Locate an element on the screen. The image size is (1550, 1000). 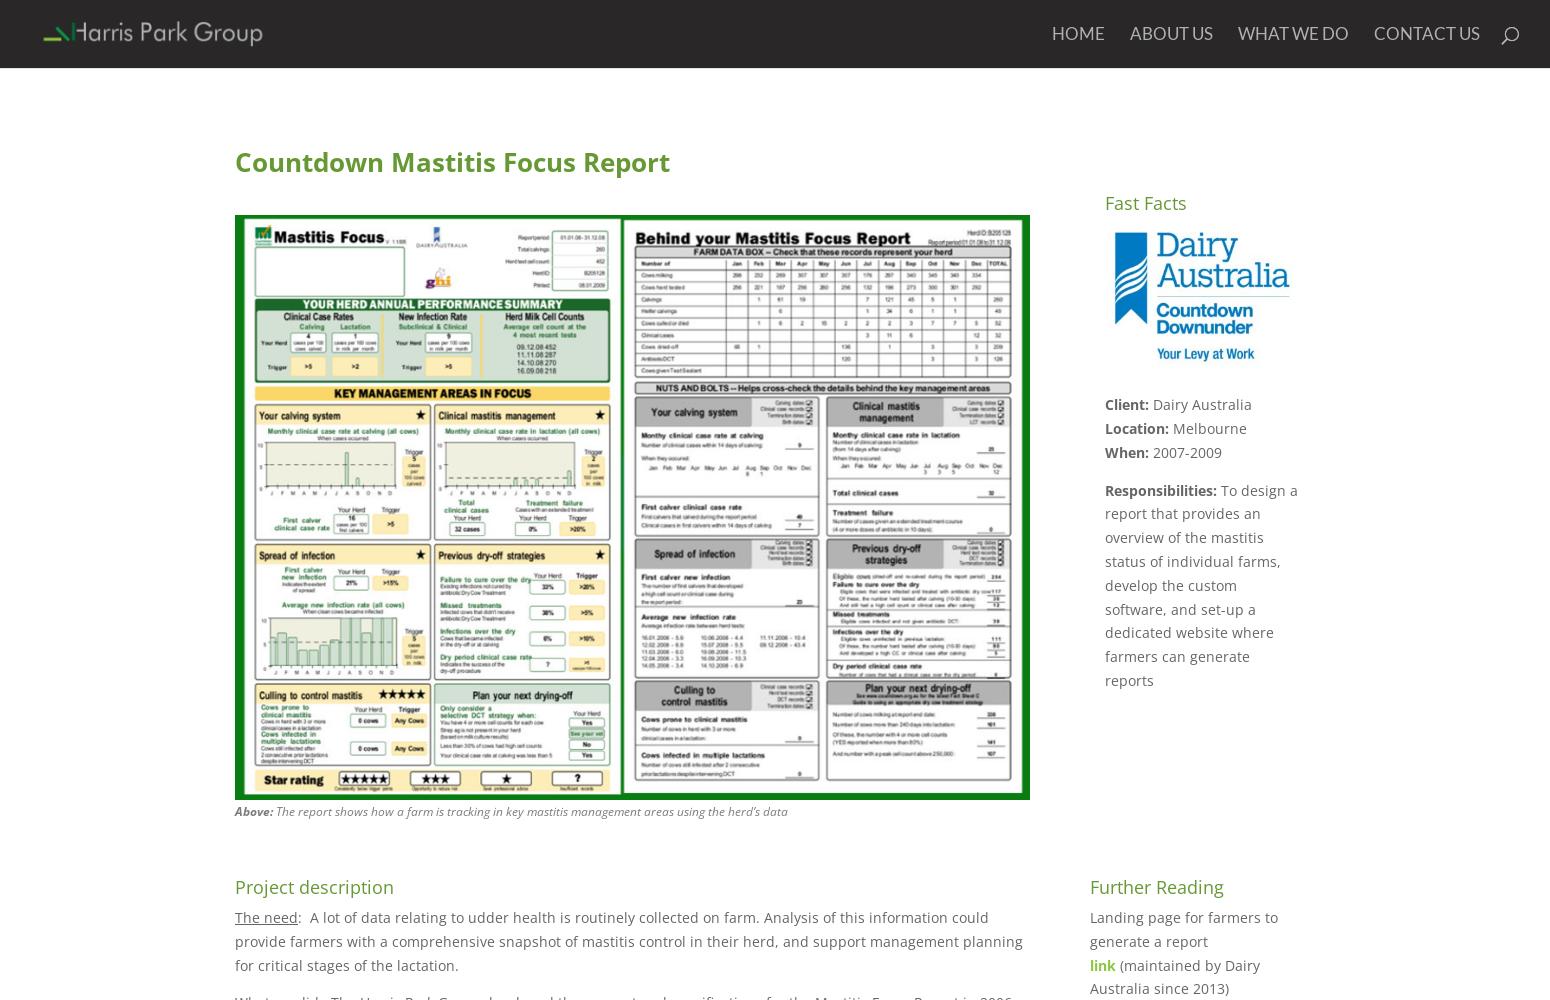
'What we do' is located at coordinates (1237, 33).